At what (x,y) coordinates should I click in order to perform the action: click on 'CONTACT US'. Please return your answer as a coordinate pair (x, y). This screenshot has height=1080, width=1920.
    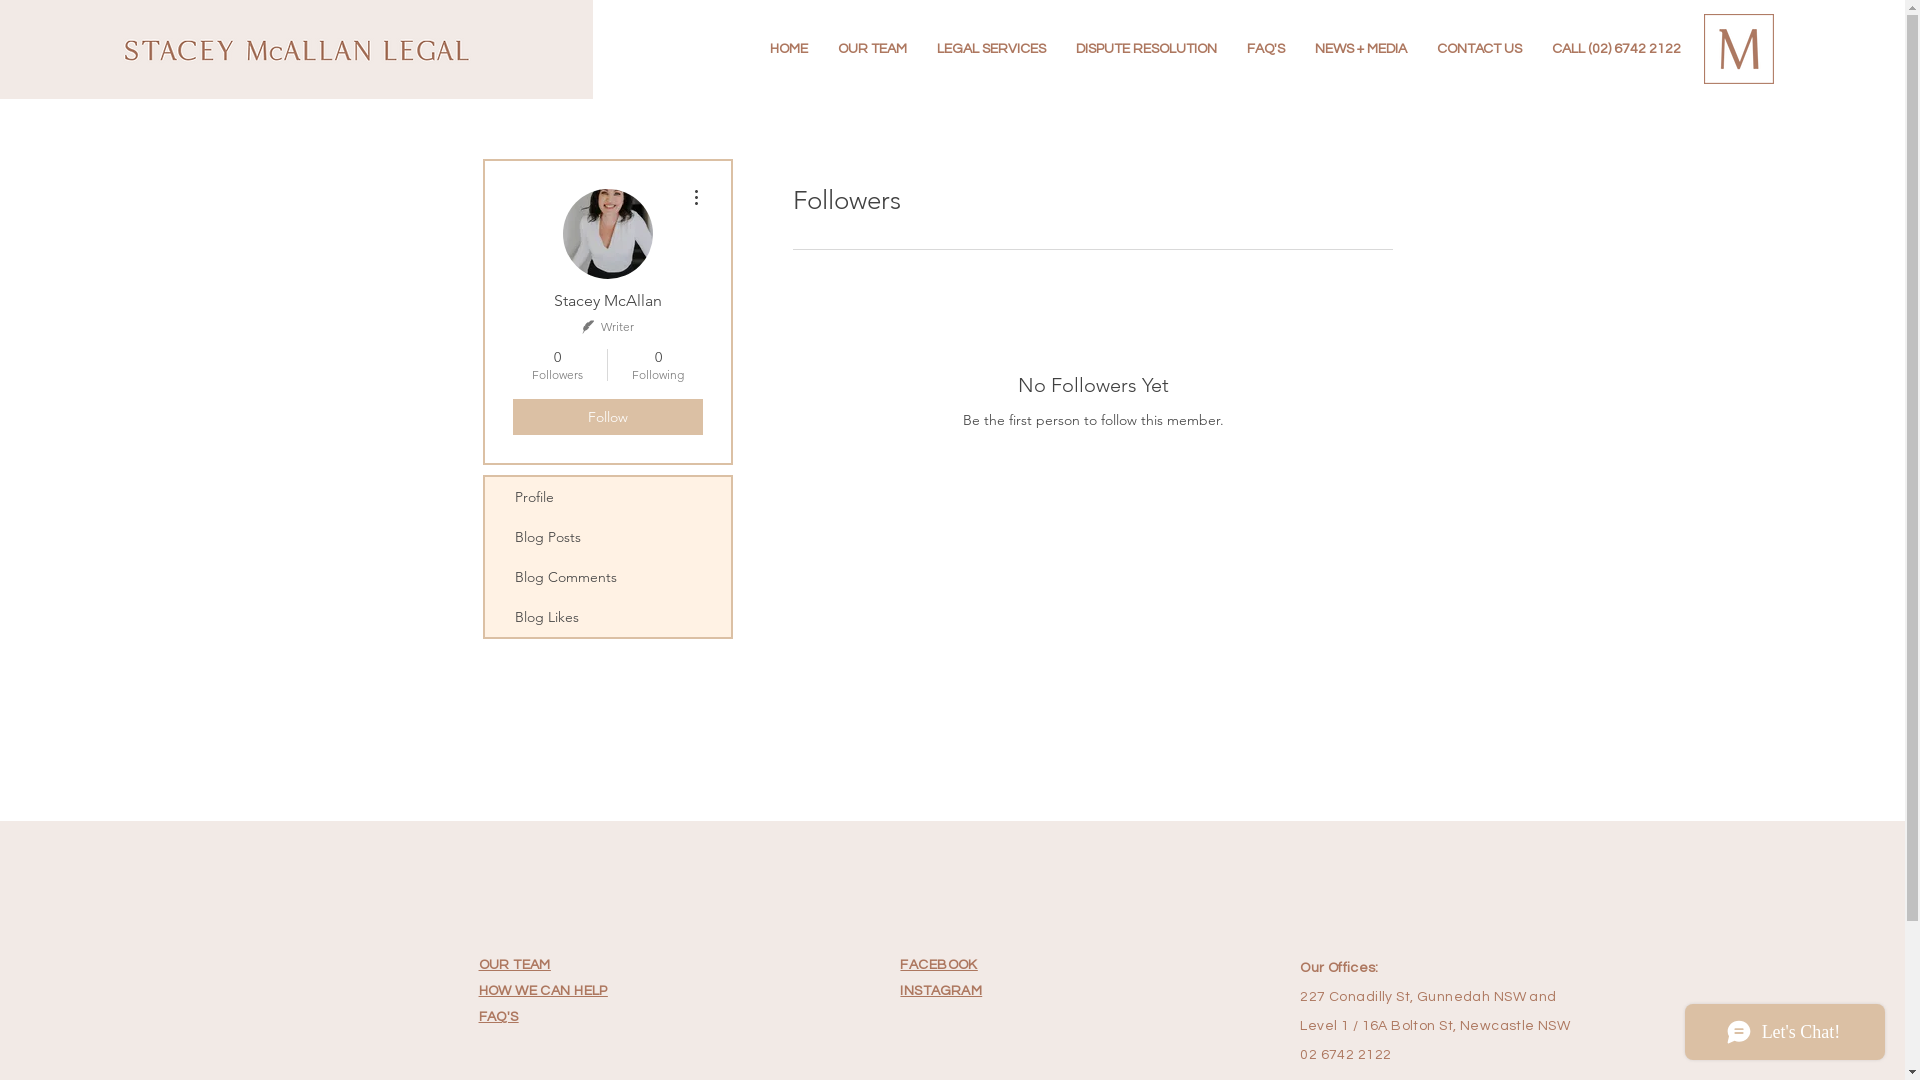
    Looking at the image, I should click on (1420, 48).